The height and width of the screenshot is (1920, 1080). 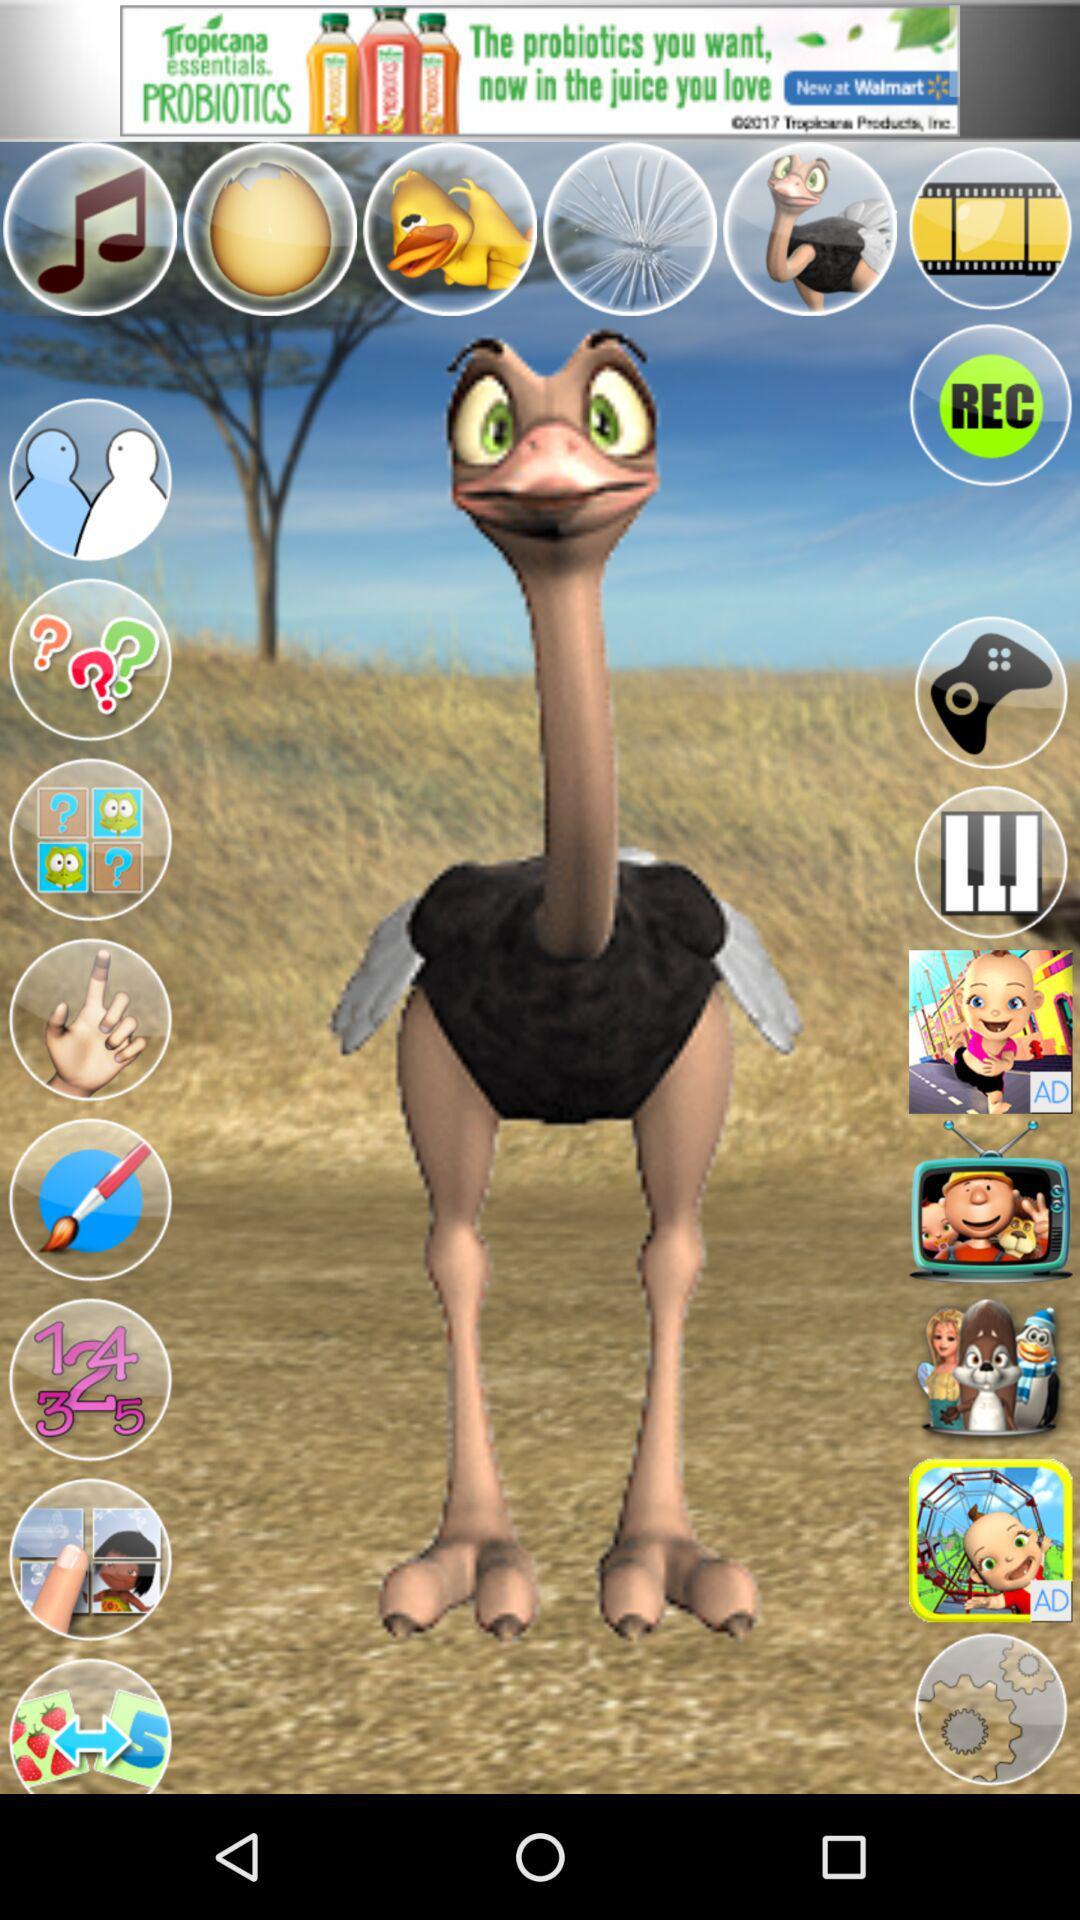 I want to click on the group icon, so click(x=88, y=513).